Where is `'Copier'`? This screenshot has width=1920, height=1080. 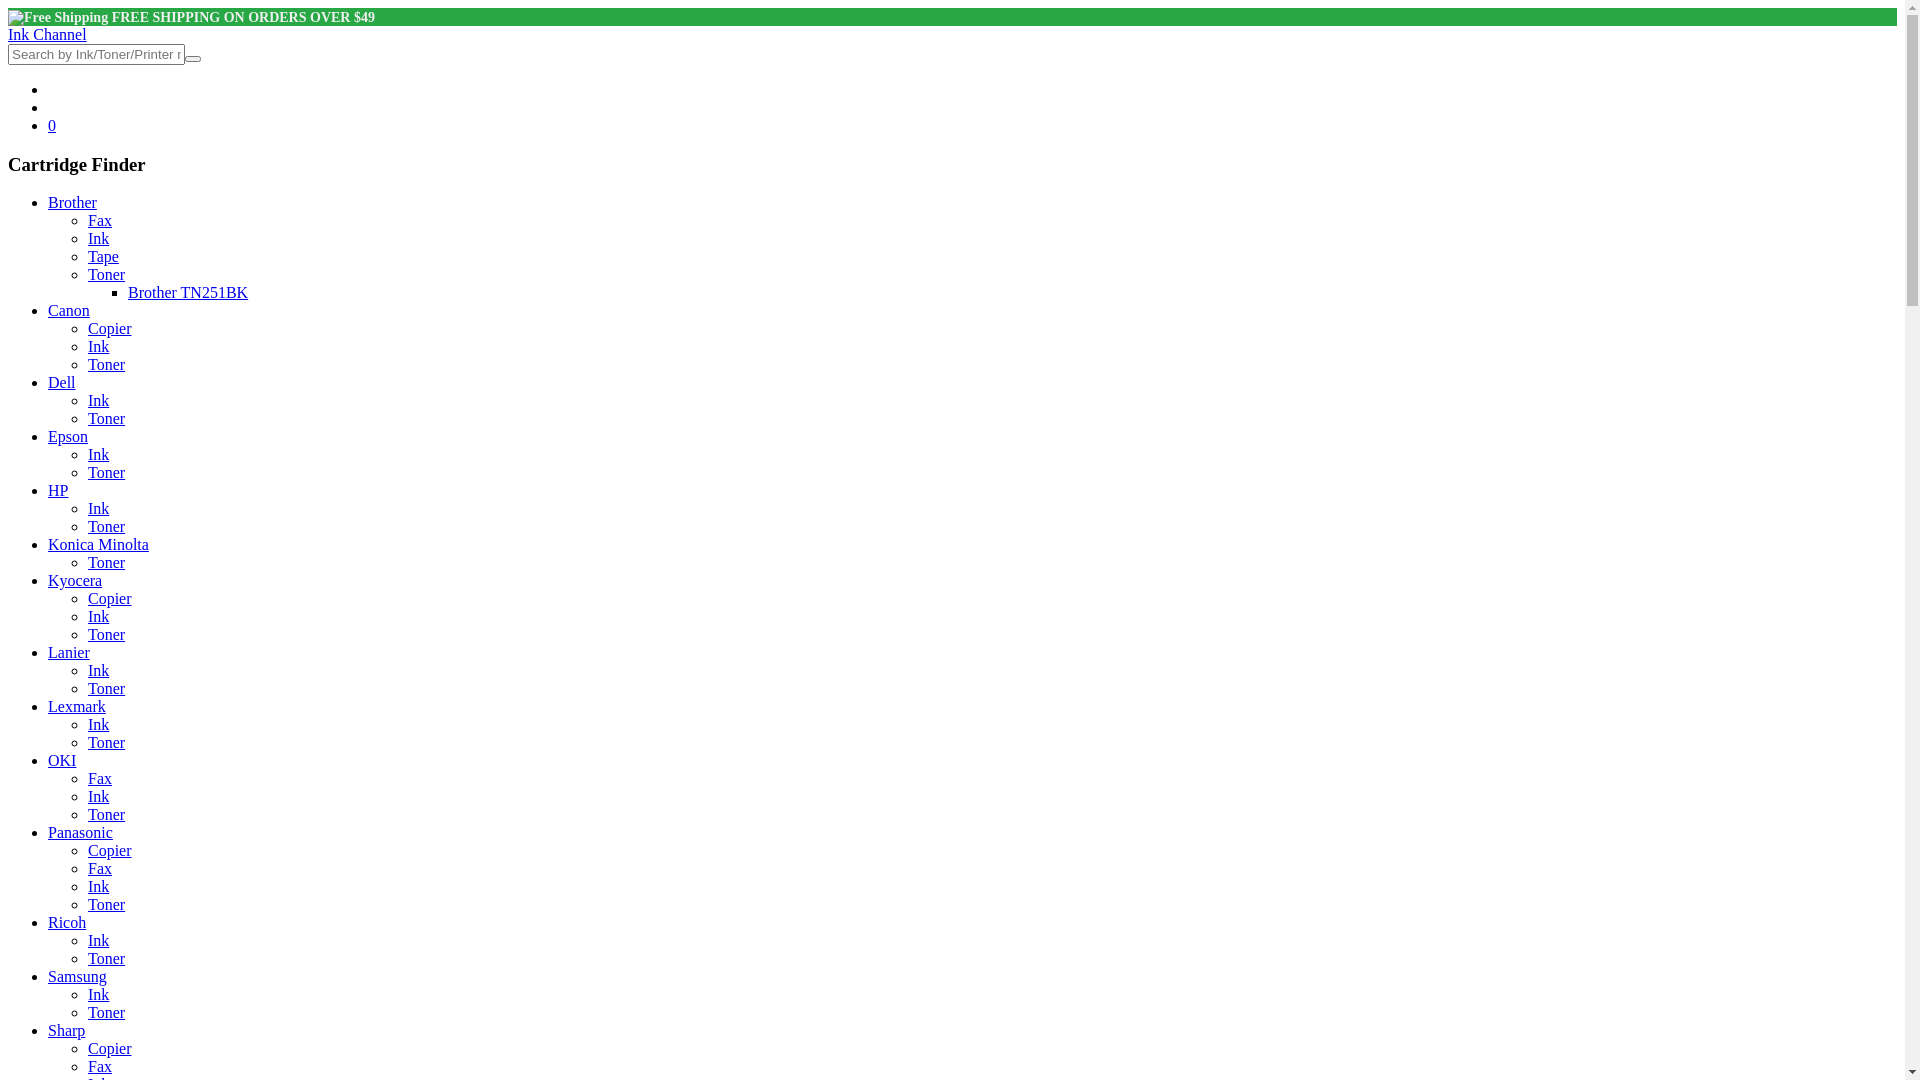
'Copier' is located at coordinates (109, 1047).